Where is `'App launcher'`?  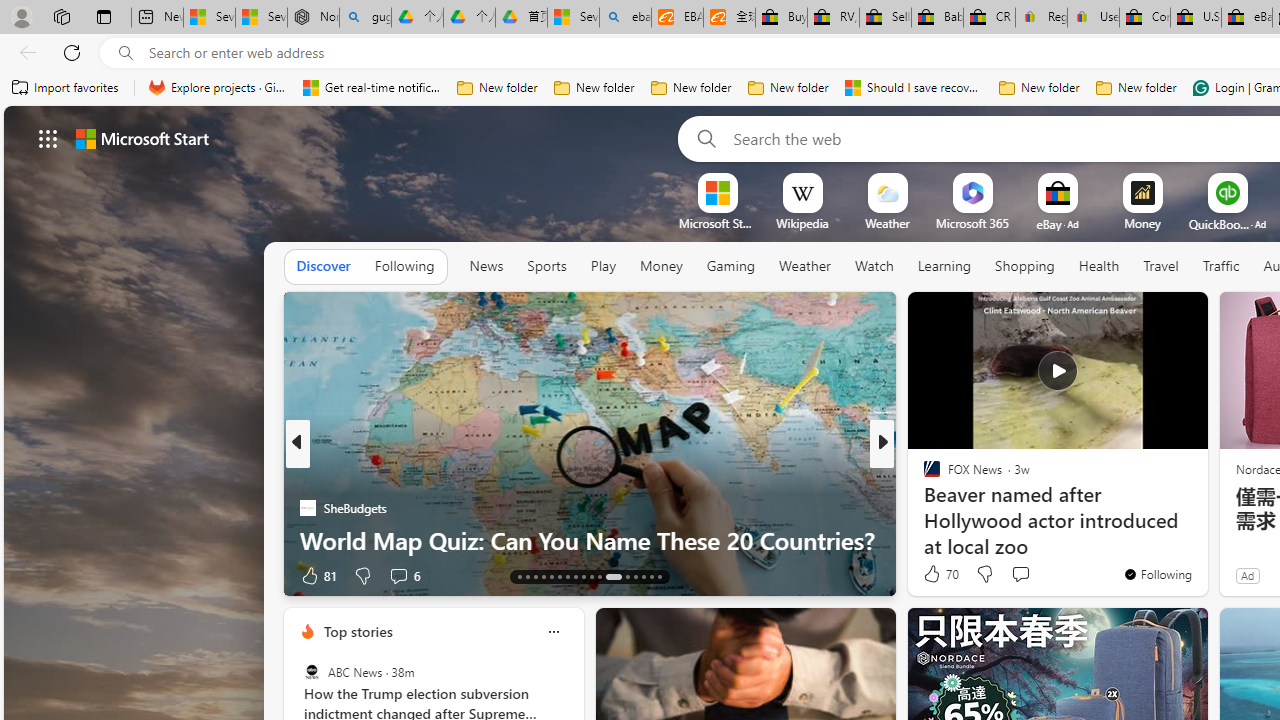 'App launcher' is located at coordinates (48, 137).